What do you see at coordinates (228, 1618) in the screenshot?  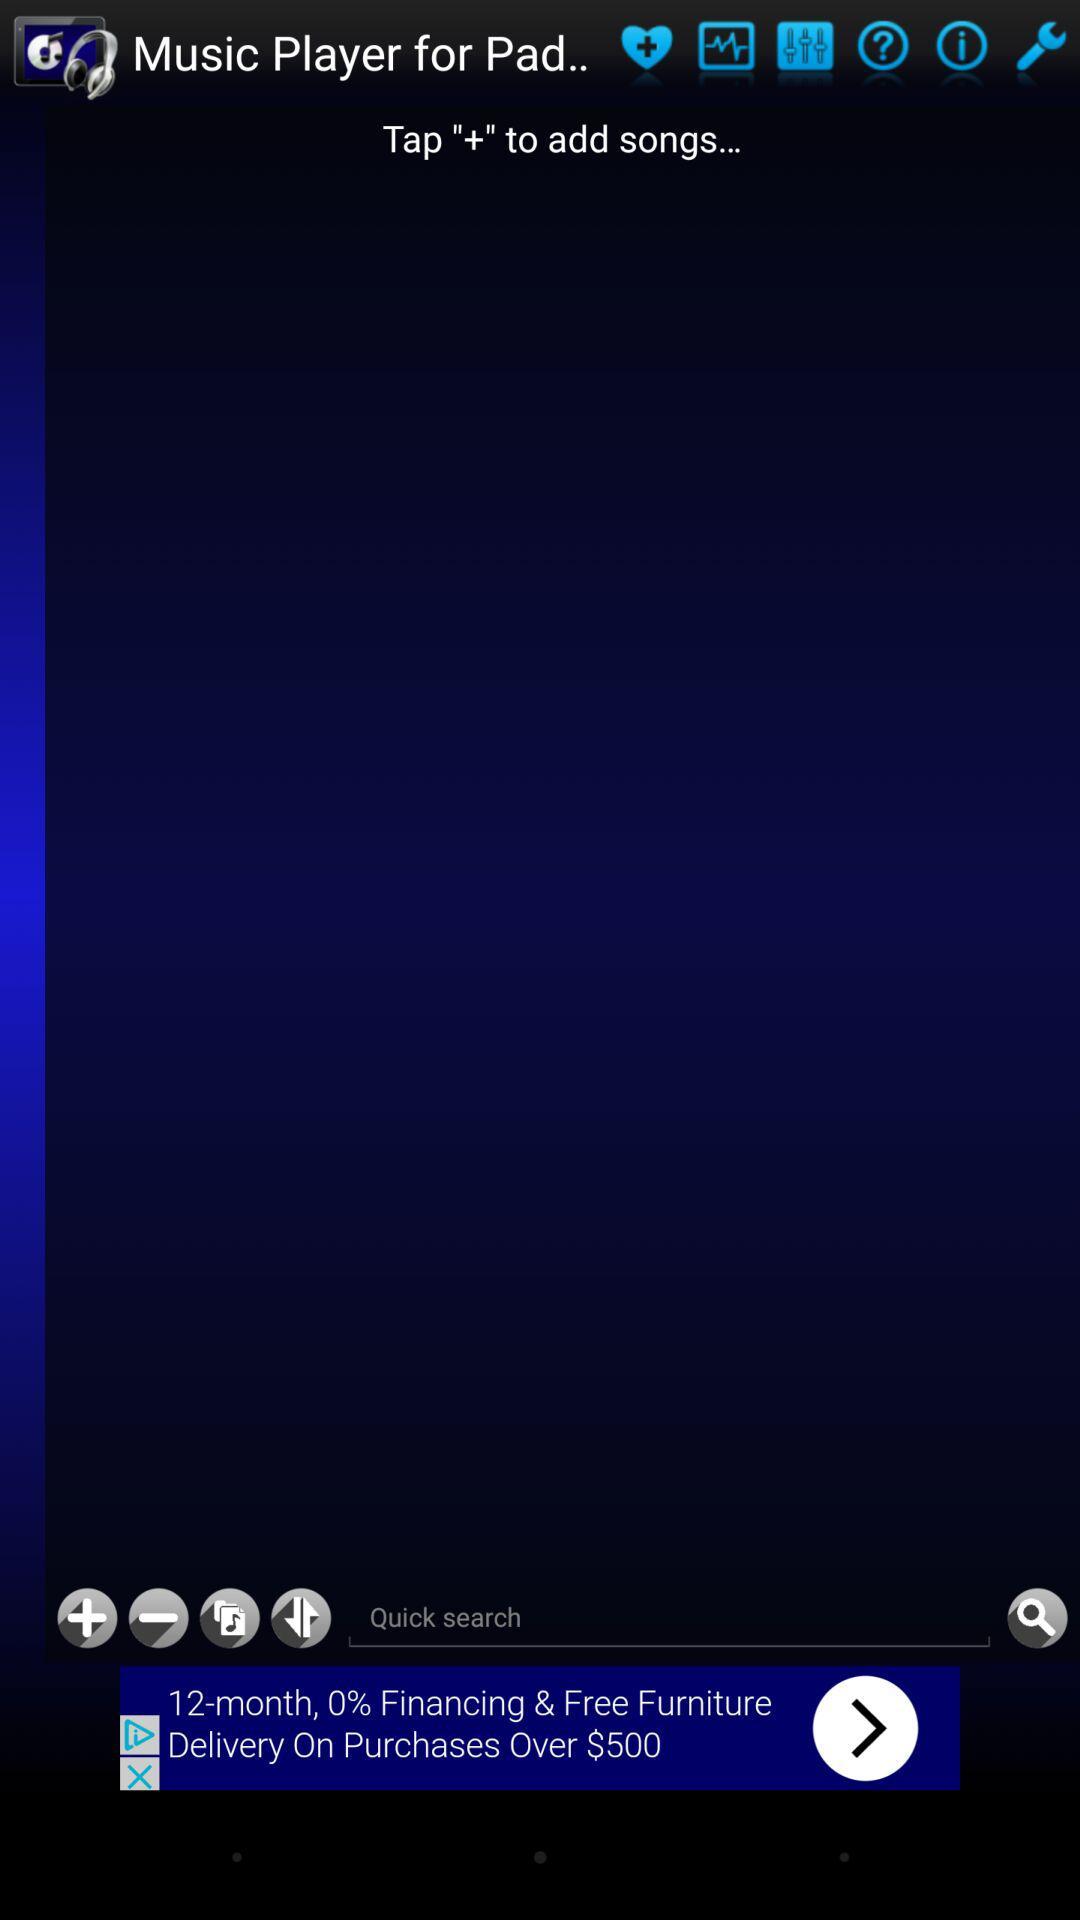 I see `music` at bounding box center [228, 1618].